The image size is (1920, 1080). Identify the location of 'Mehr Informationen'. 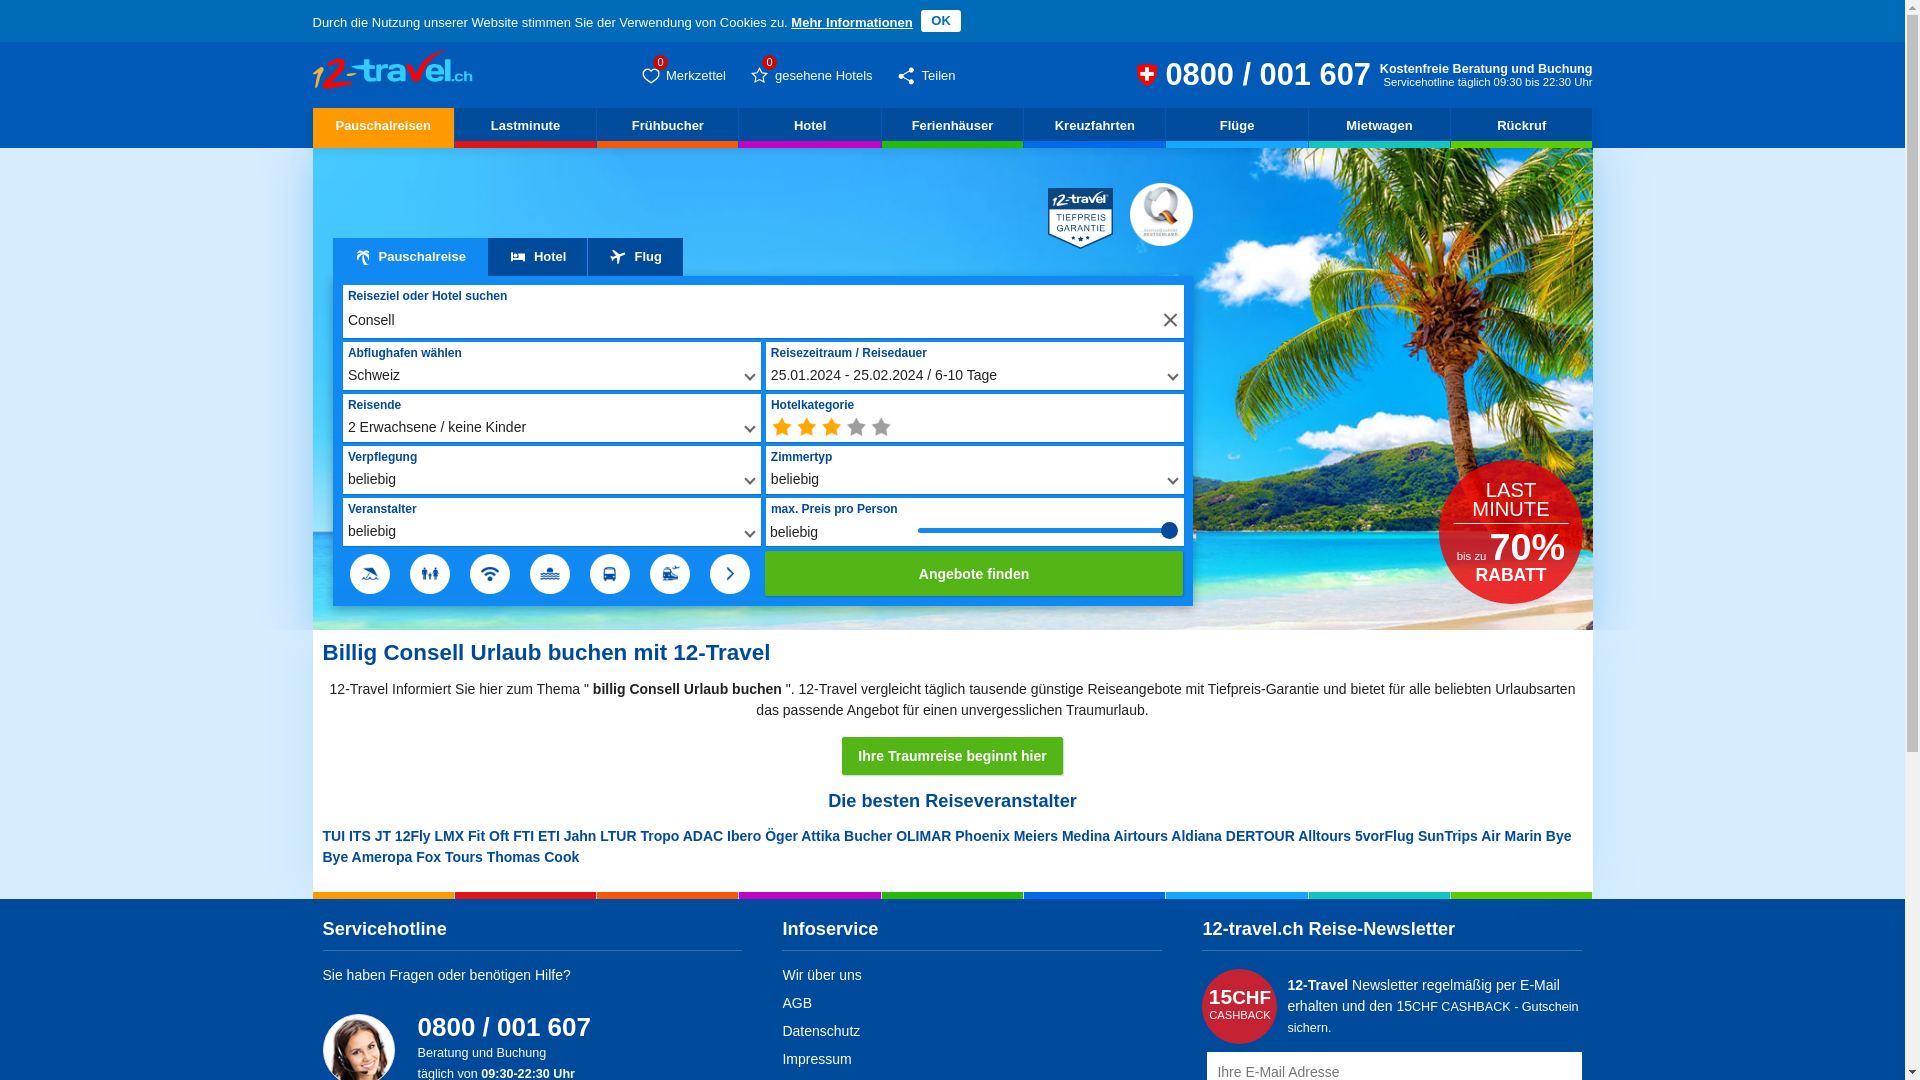
(851, 21).